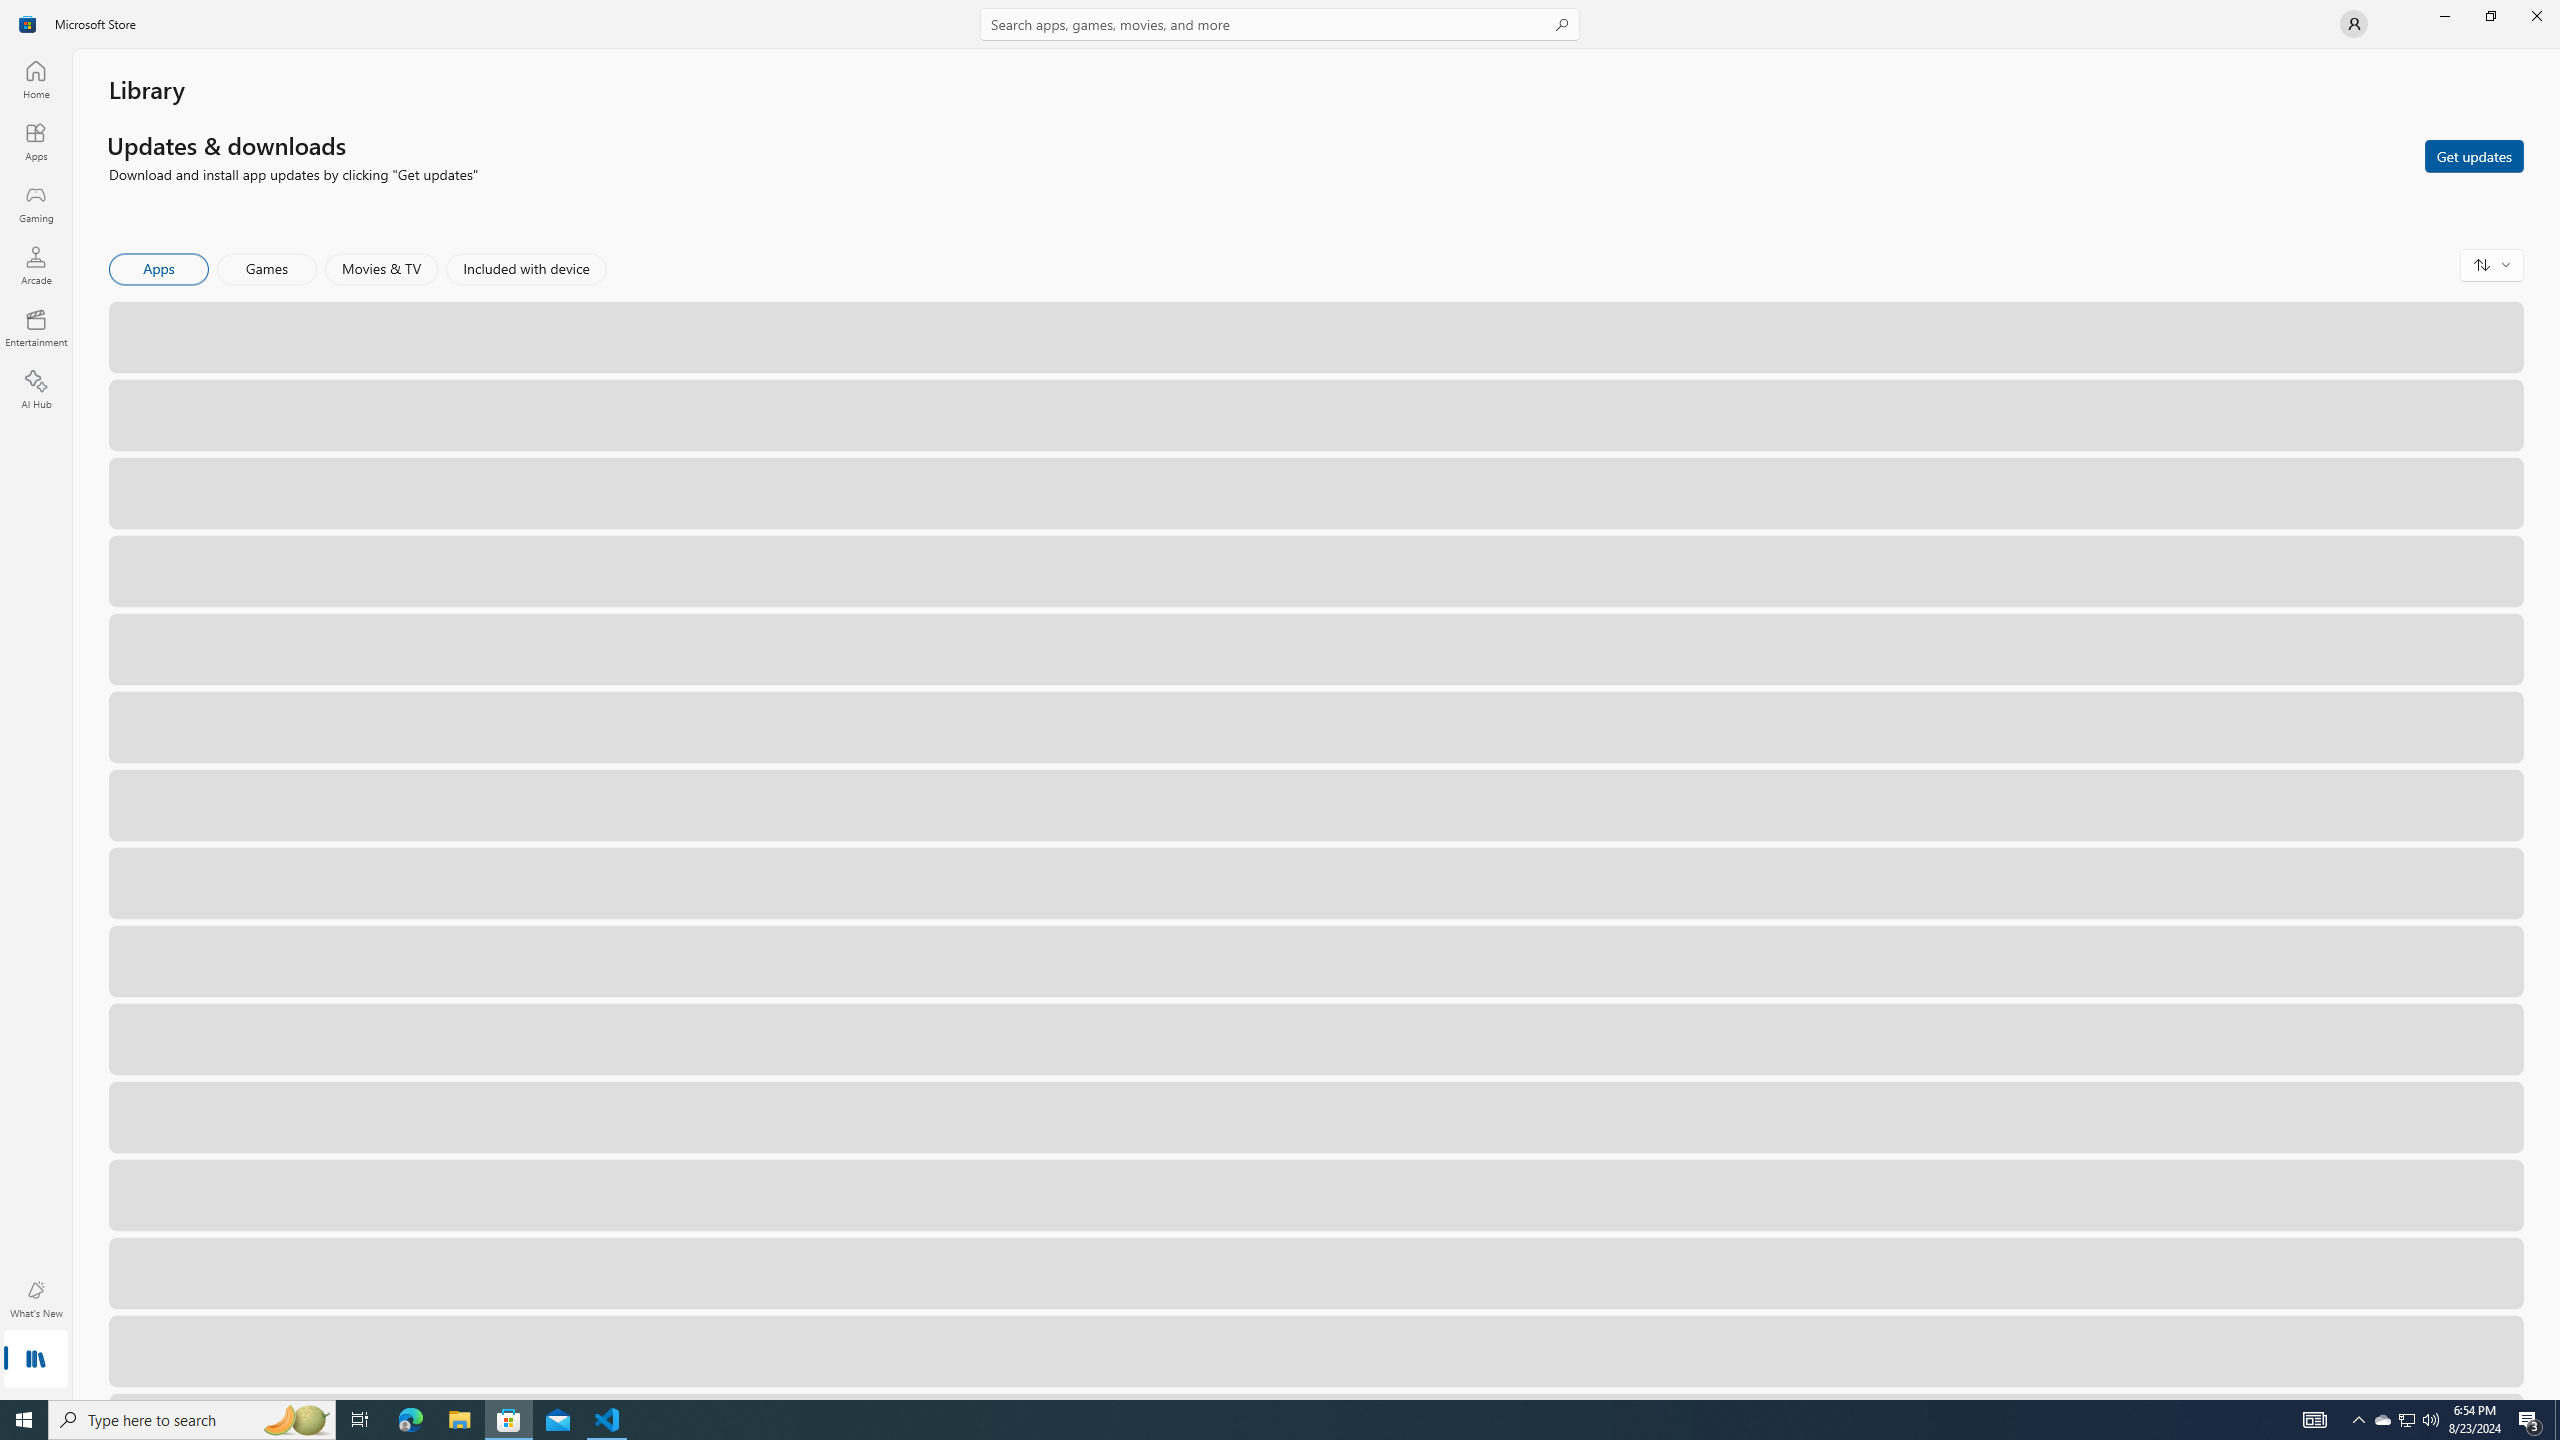 This screenshot has height=1440, width=2560. Describe the element at coordinates (2491, 264) in the screenshot. I see `'Sort and filter'` at that location.